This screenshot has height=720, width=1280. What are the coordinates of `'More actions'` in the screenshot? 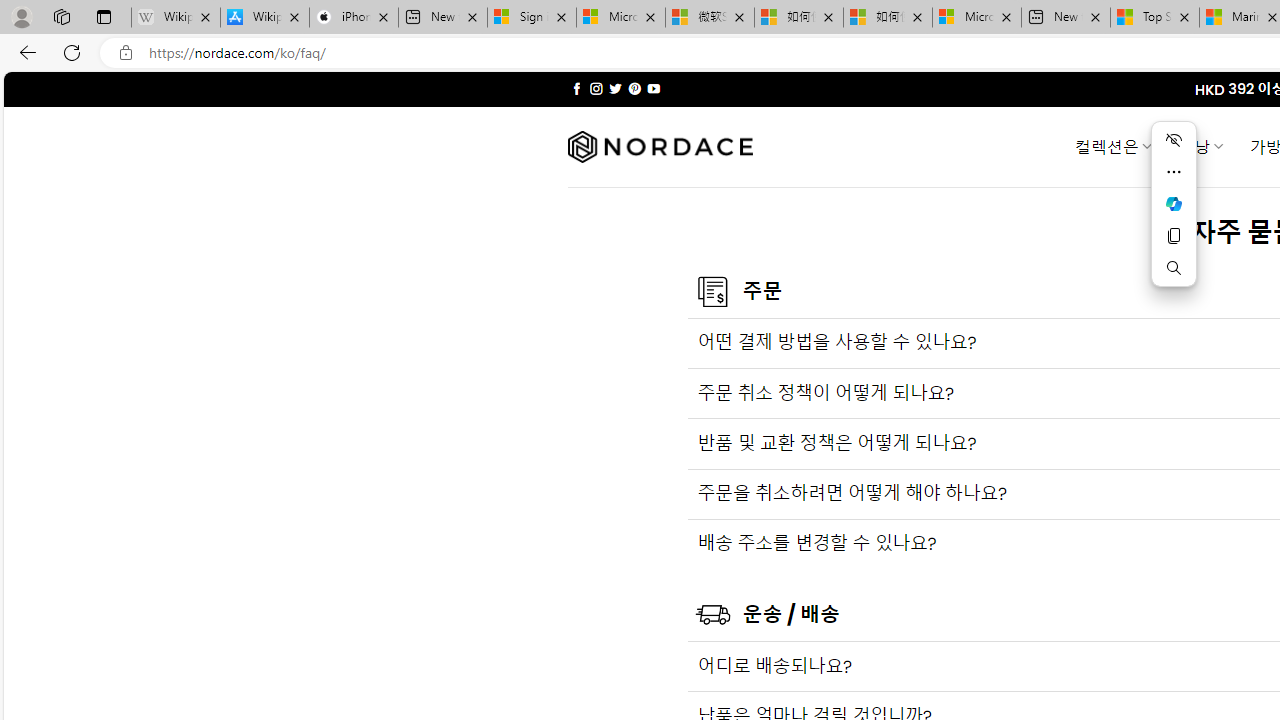 It's located at (1173, 171).